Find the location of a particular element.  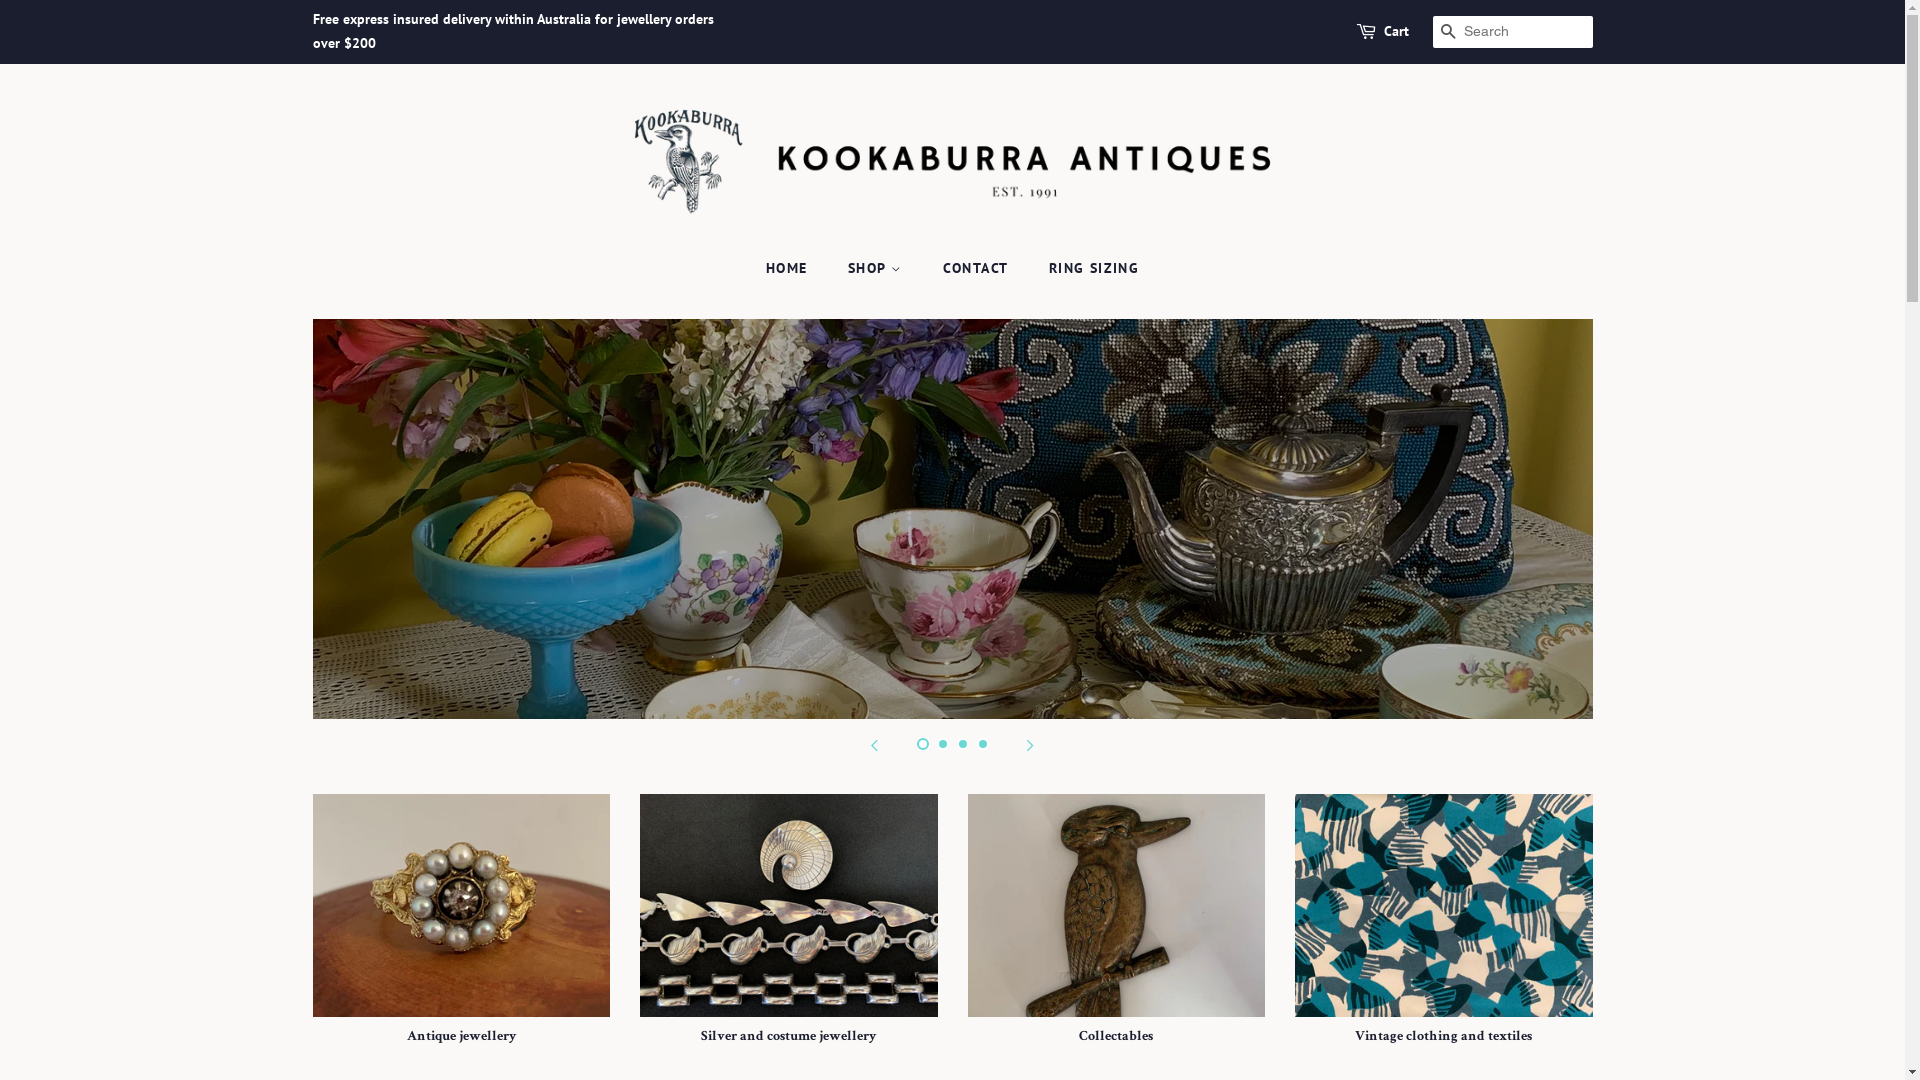

'Cart' is located at coordinates (1395, 31).